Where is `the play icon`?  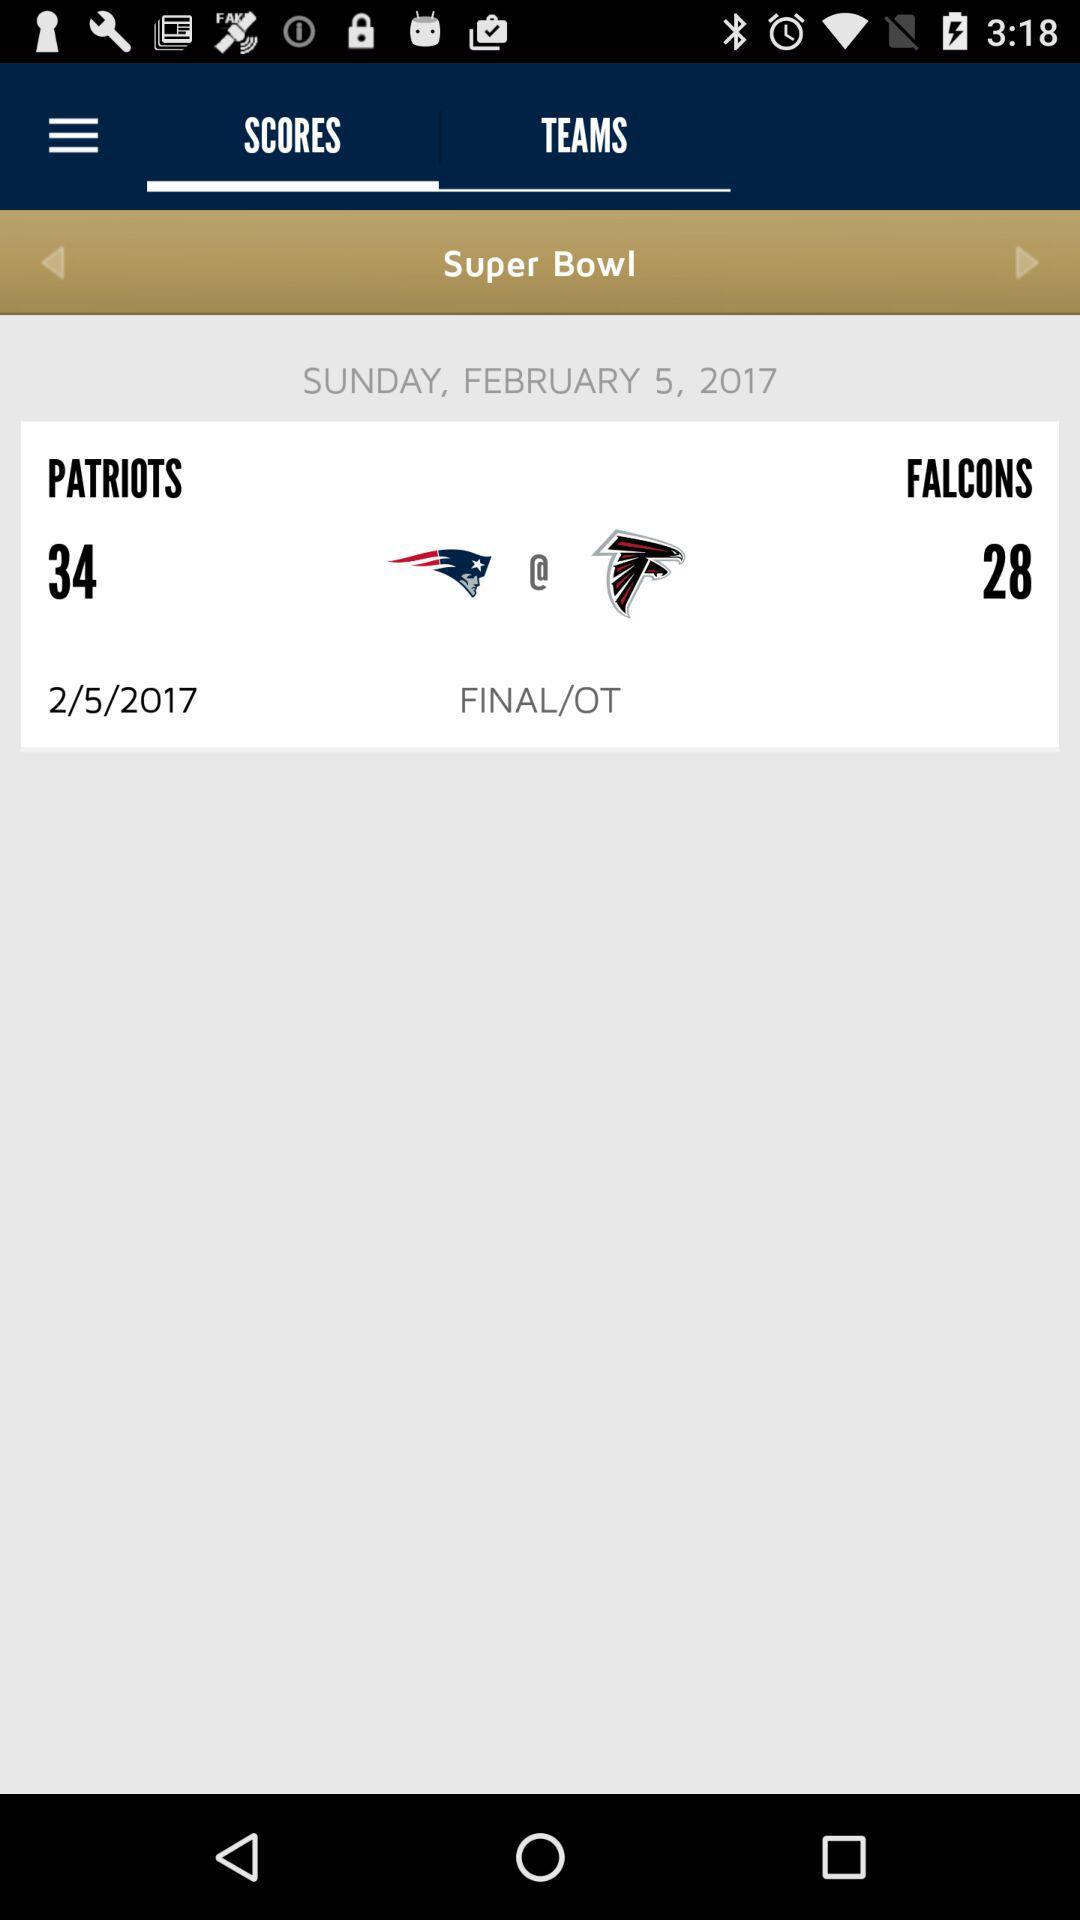
the play icon is located at coordinates (1027, 279).